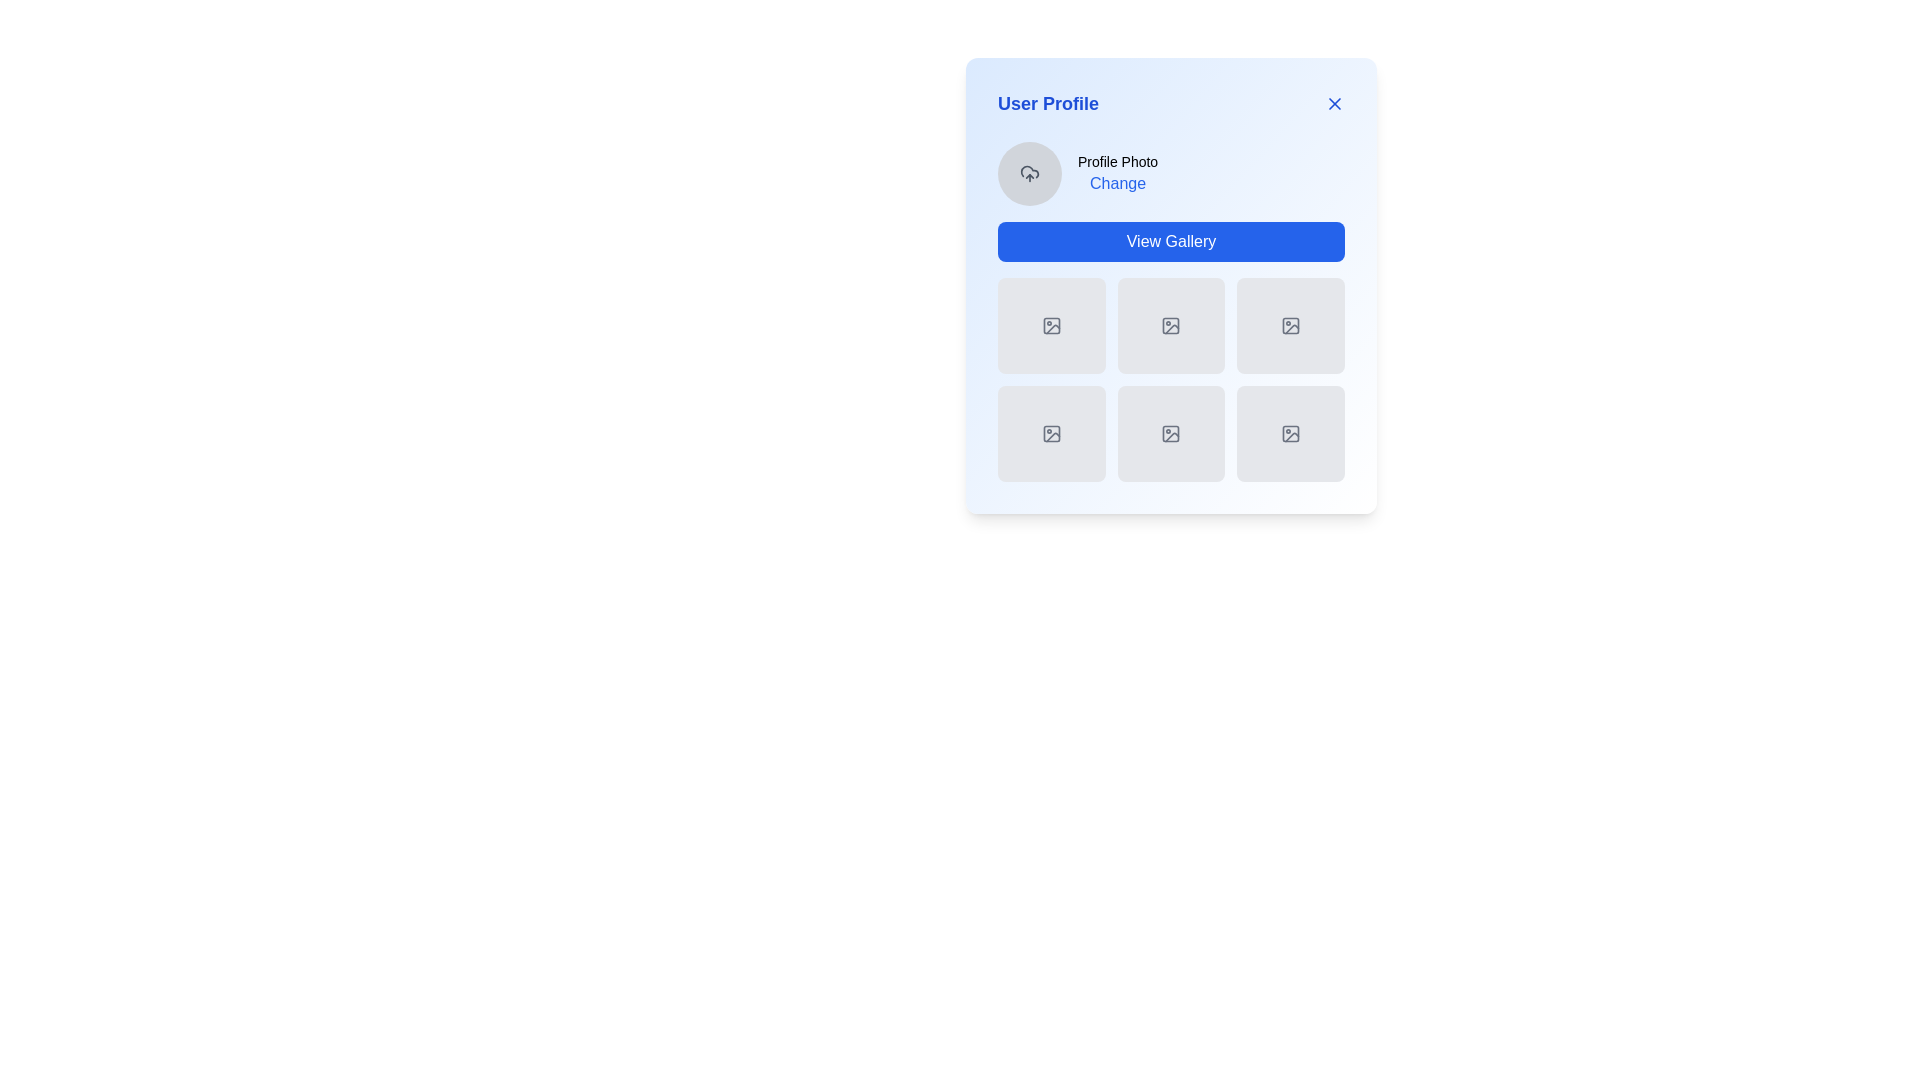 This screenshot has width=1920, height=1080. I want to click on the placeholder icon located in the second row, second column of the 3x3 grid below the 'View Gallery' button, which signifies an empty state for a gallery slot, so click(1171, 325).